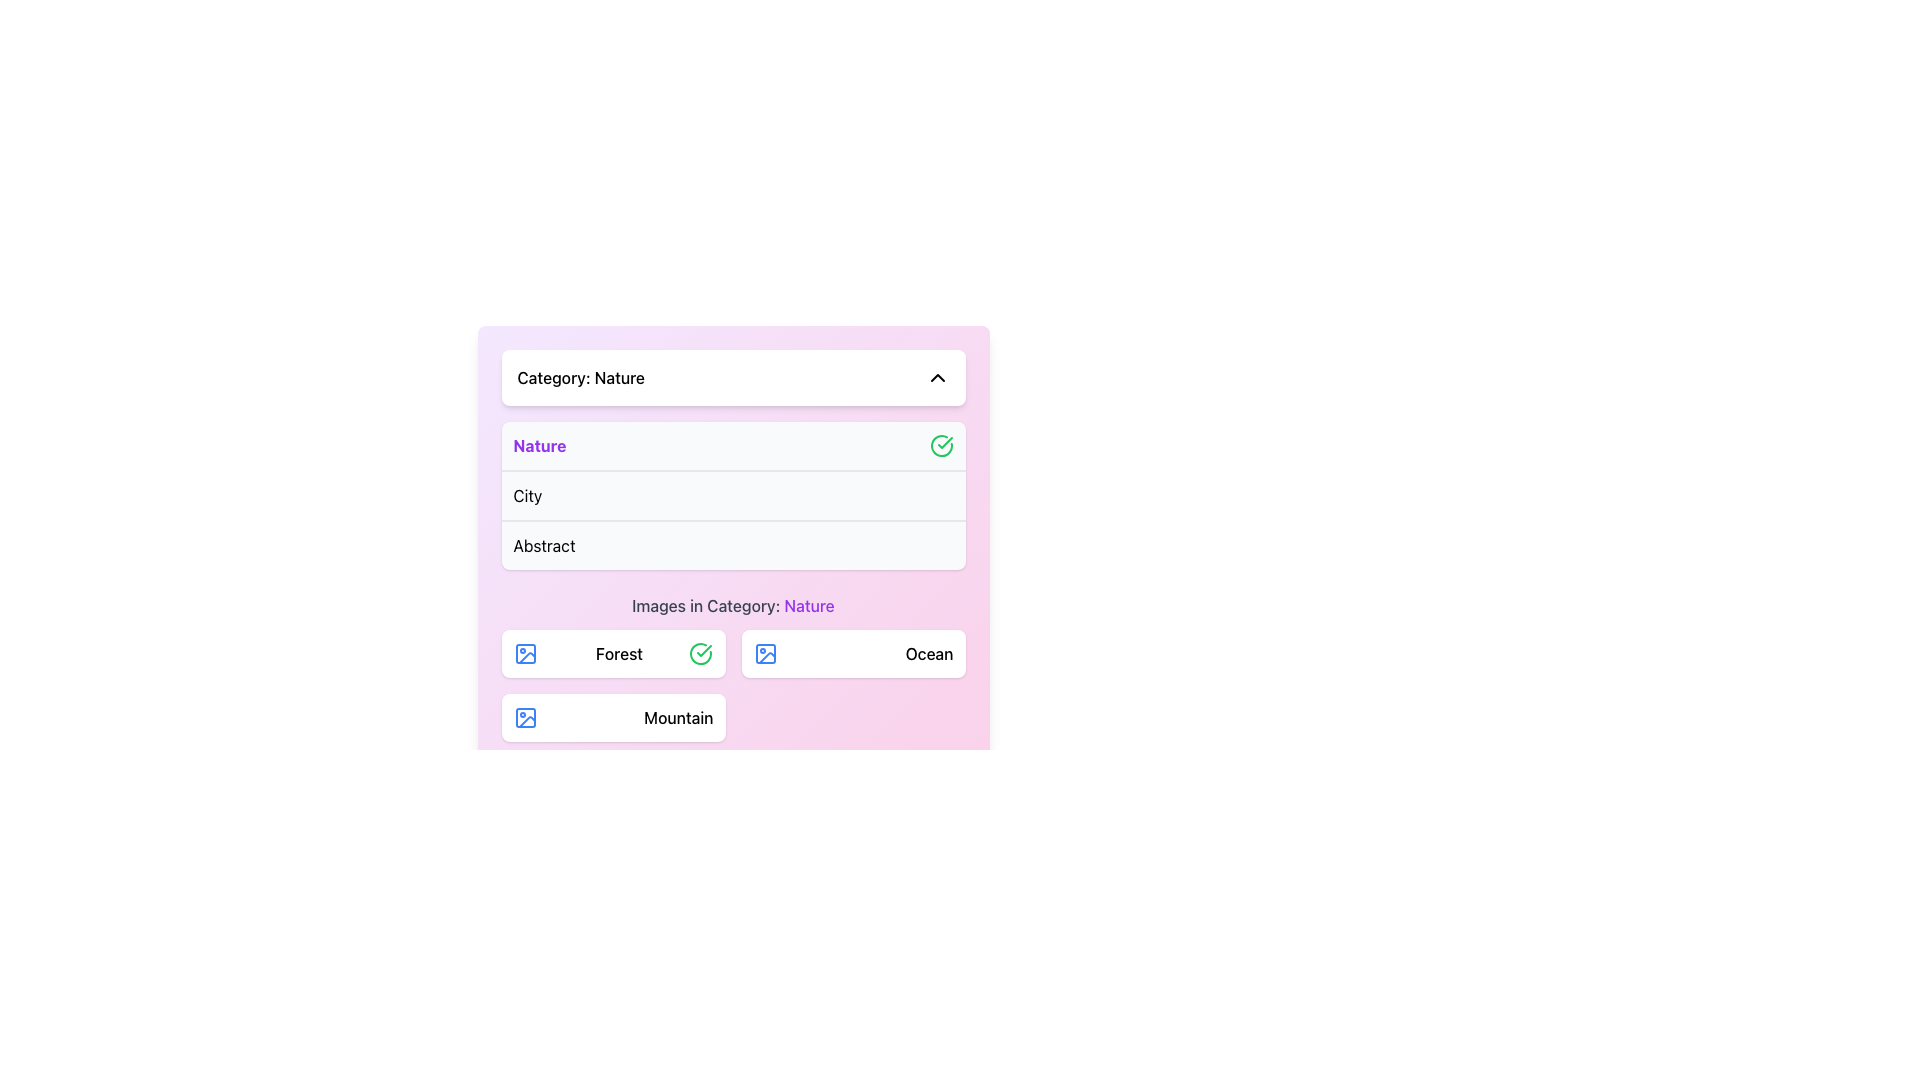 This screenshot has height=1080, width=1920. Describe the element at coordinates (936, 378) in the screenshot. I see `the Icon (Chevron-Up) located in the upper right corner of the 'Category: Nature' header` at that location.